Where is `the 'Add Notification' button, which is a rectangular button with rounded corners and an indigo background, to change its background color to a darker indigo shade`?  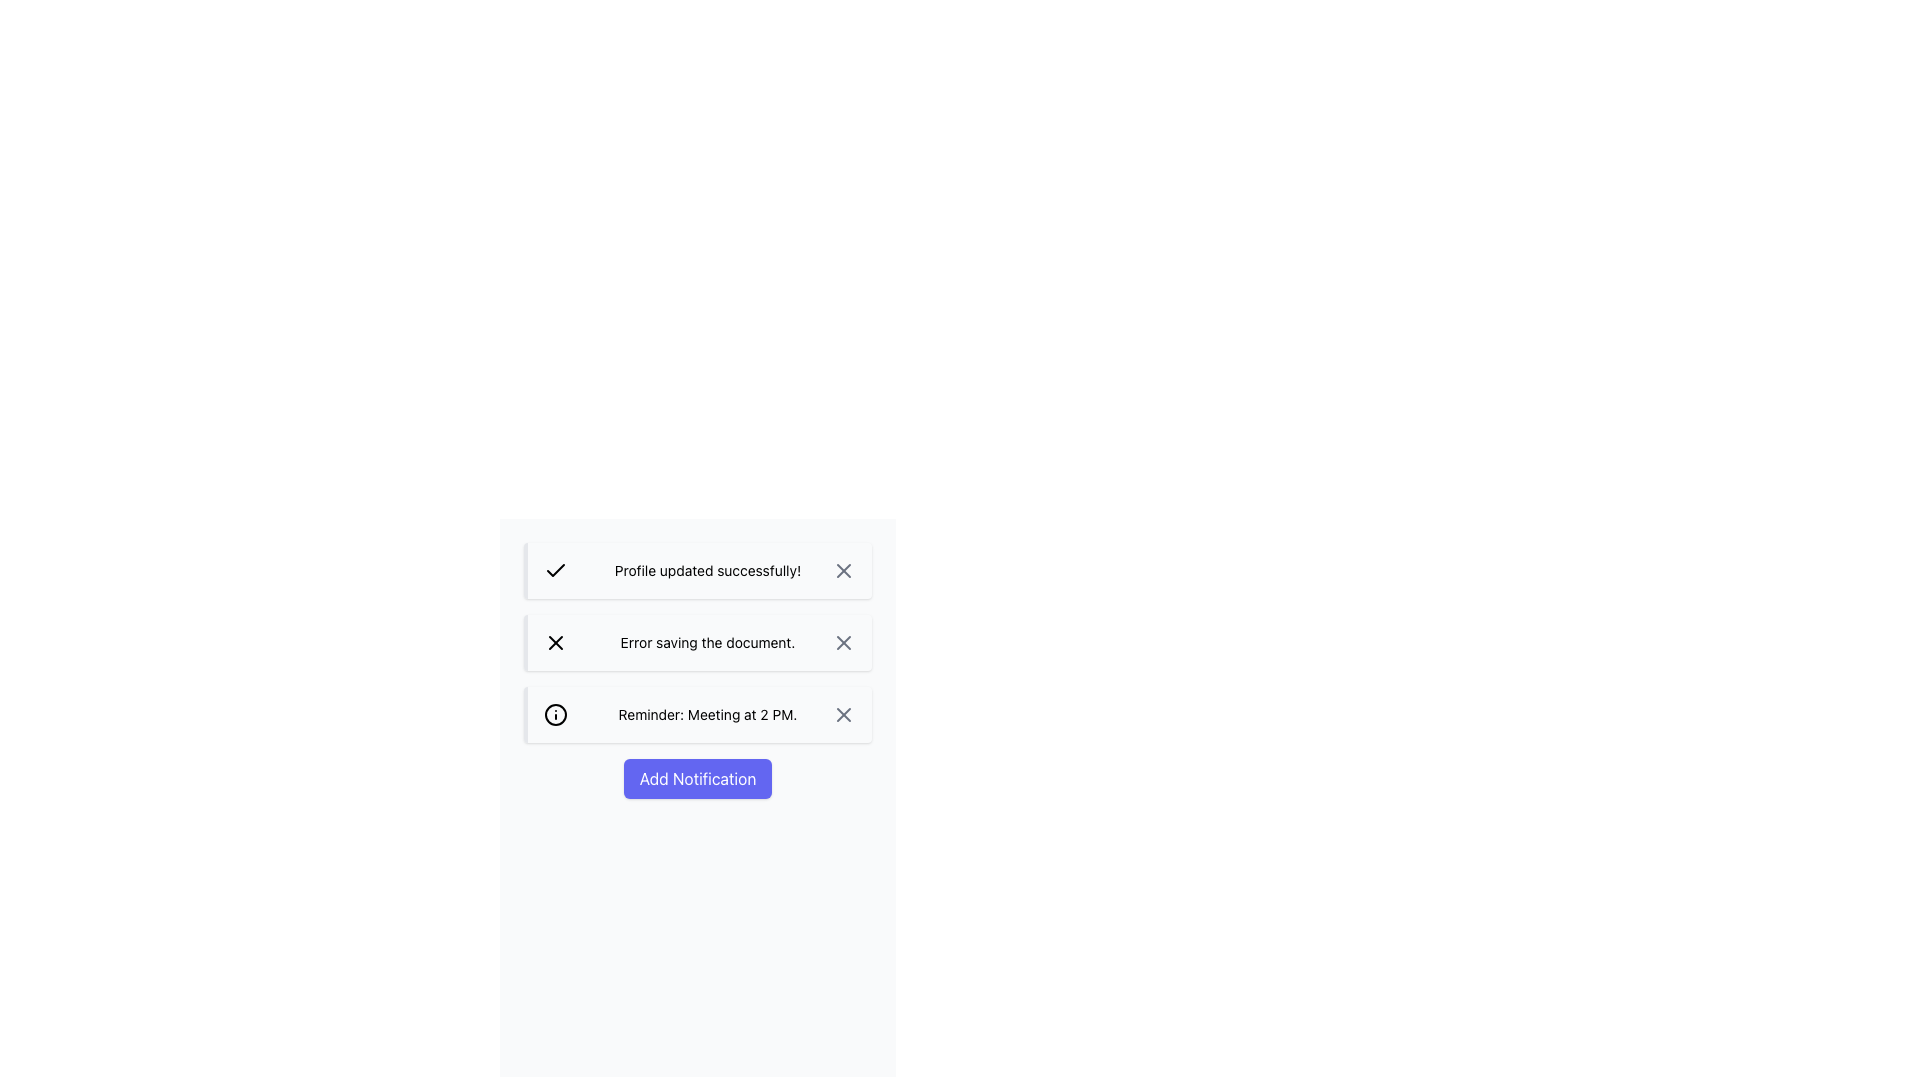 the 'Add Notification' button, which is a rectangular button with rounded corners and an indigo background, to change its background color to a darker indigo shade is located at coordinates (697, 778).